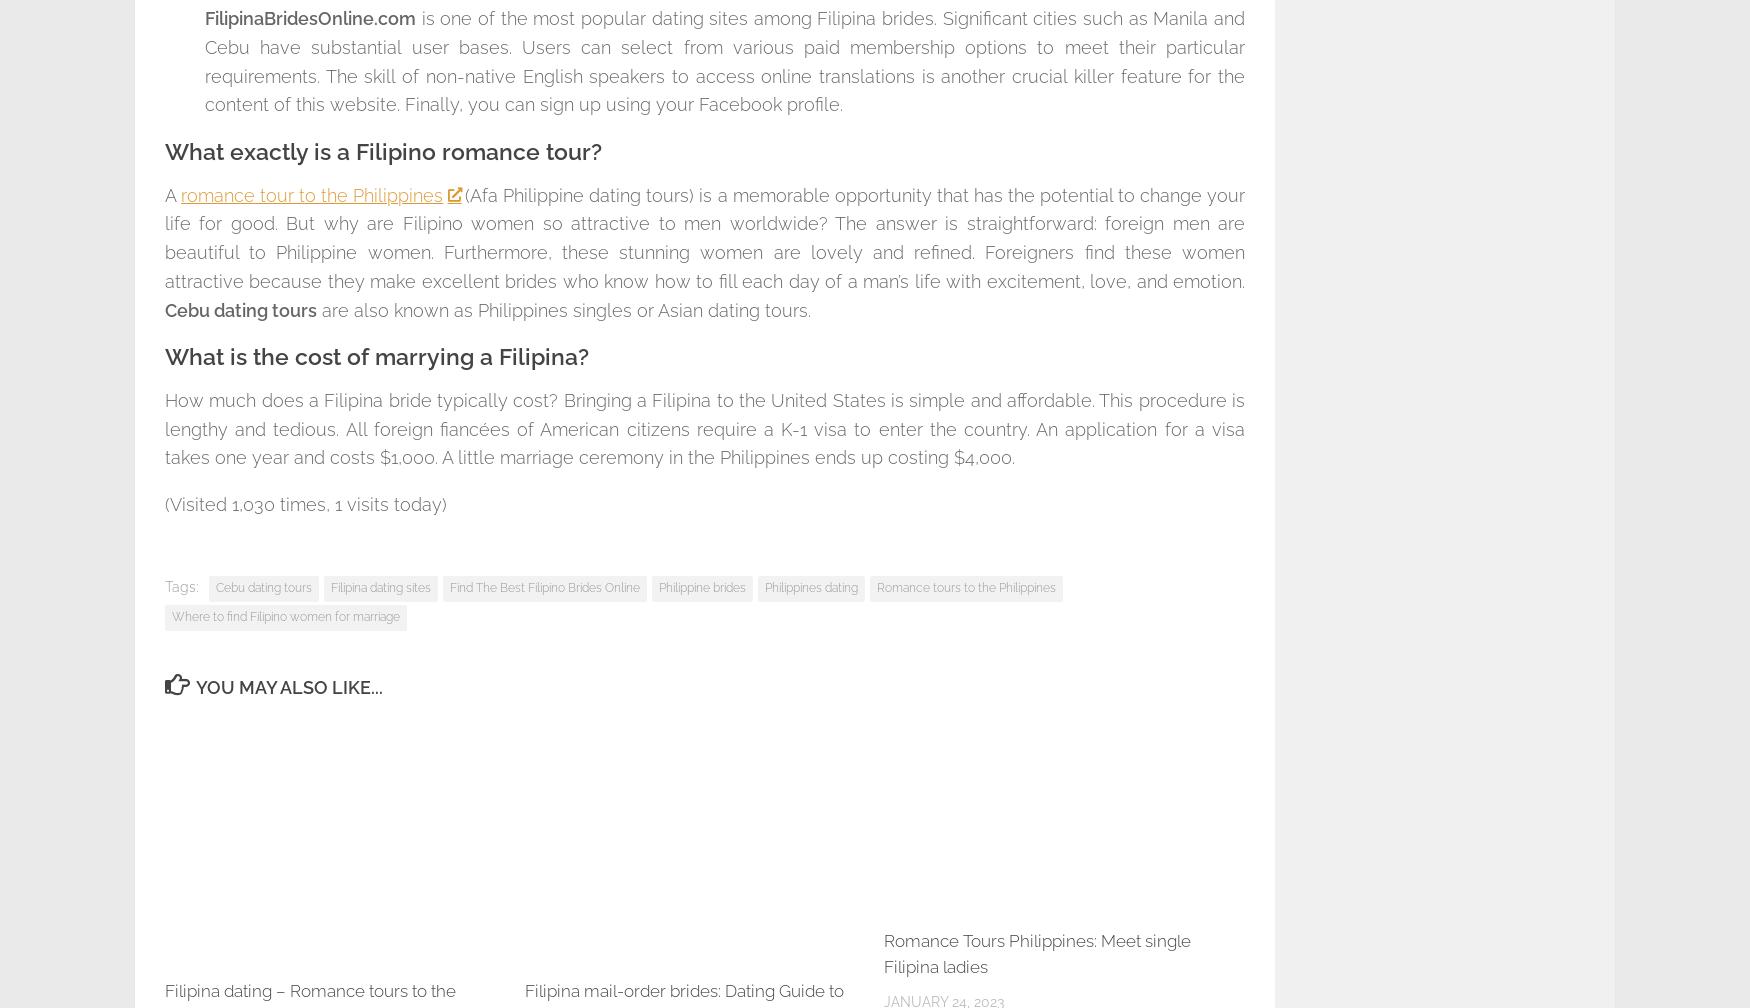 The height and width of the screenshot is (1008, 1750). What do you see at coordinates (164, 585) in the screenshot?
I see `'Tags:'` at bounding box center [164, 585].